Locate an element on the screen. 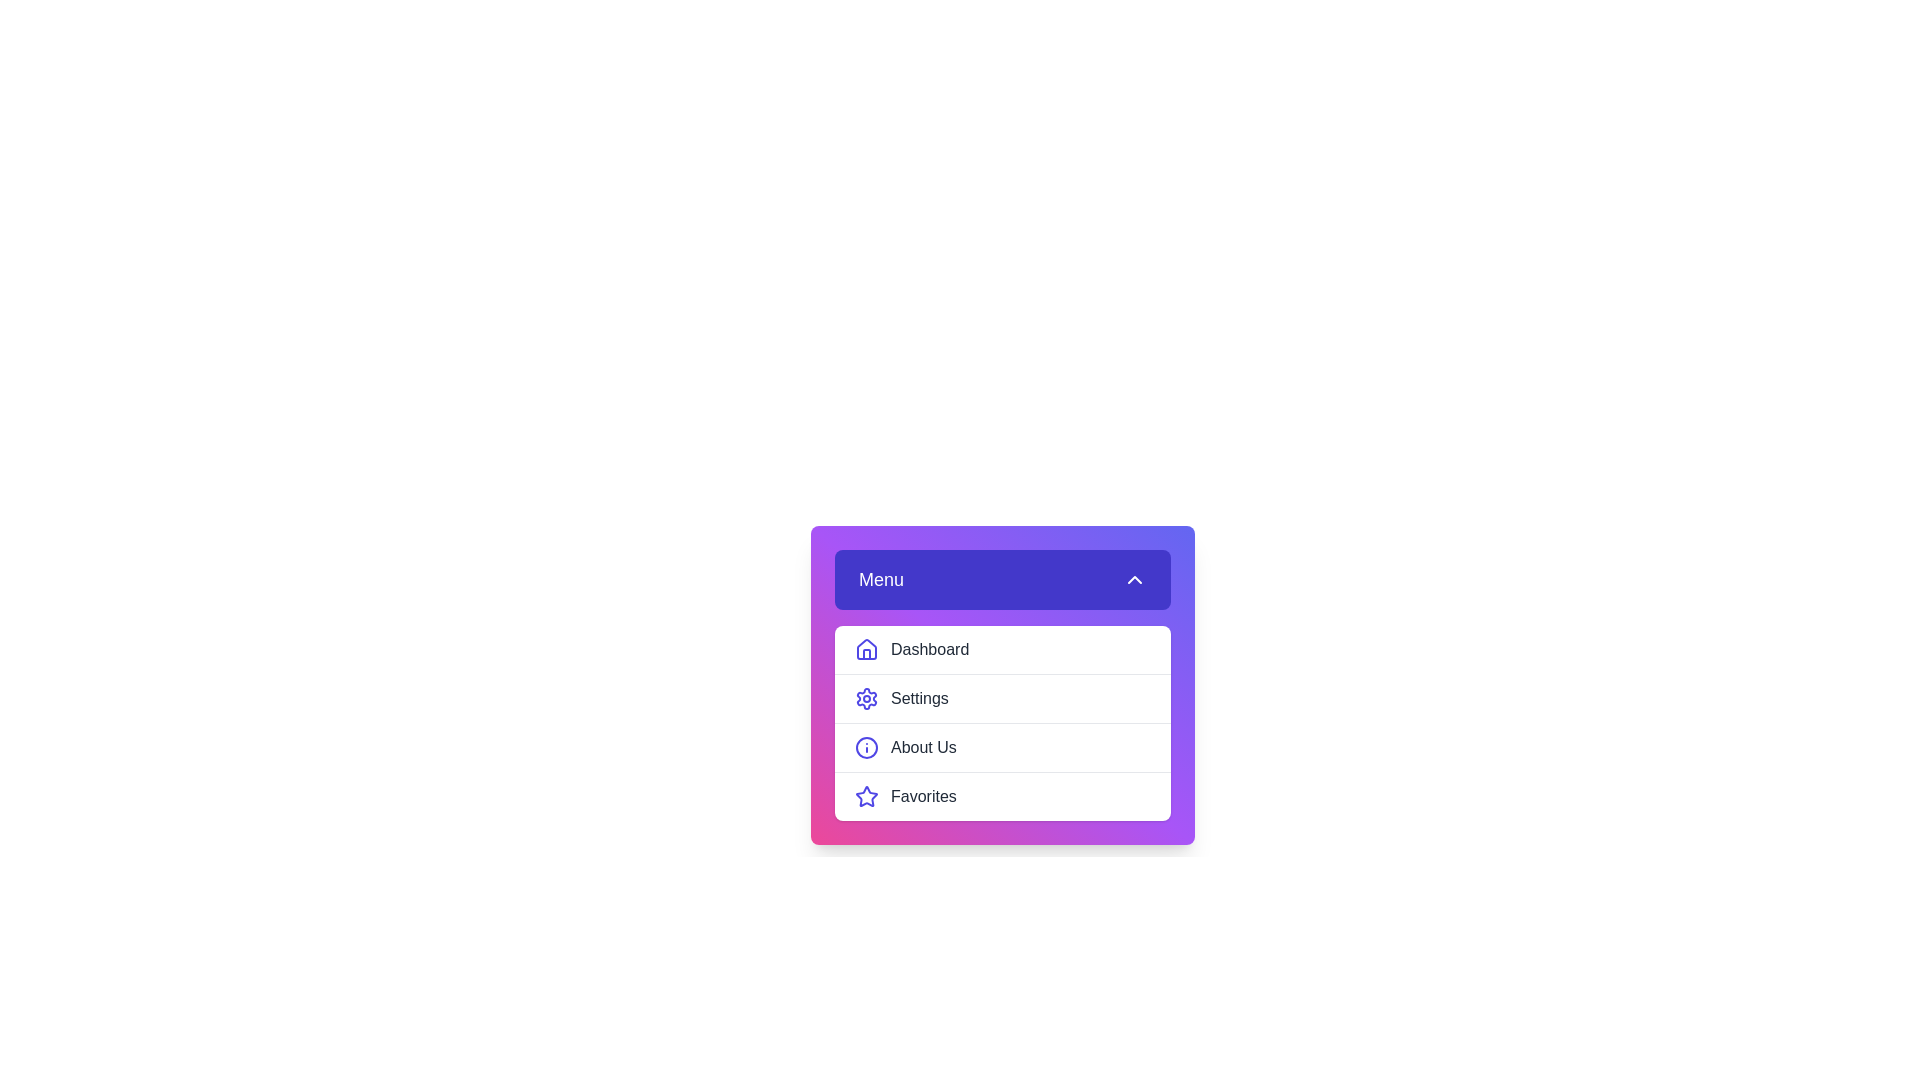 The height and width of the screenshot is (1080, 1920). the menu item Settings from the menu is located at coordinates (1003, 697).